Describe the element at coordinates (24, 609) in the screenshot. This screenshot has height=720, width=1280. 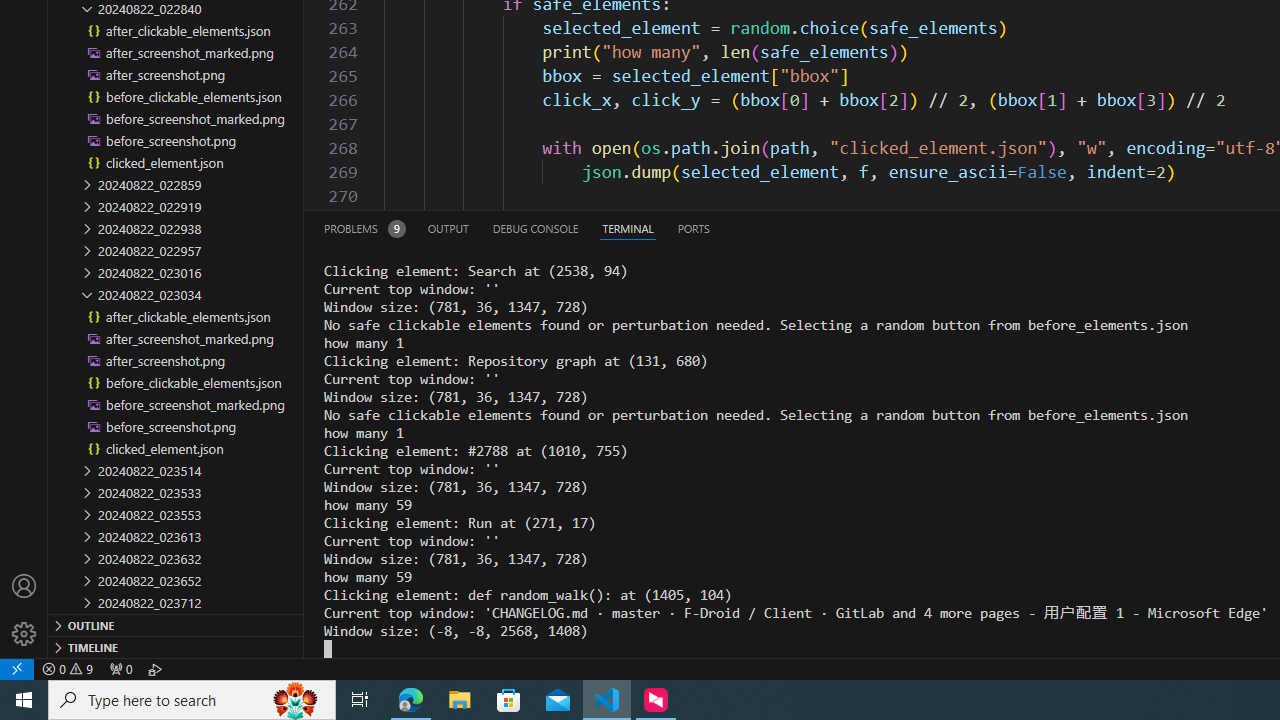
I see `'Manage'` at that location.